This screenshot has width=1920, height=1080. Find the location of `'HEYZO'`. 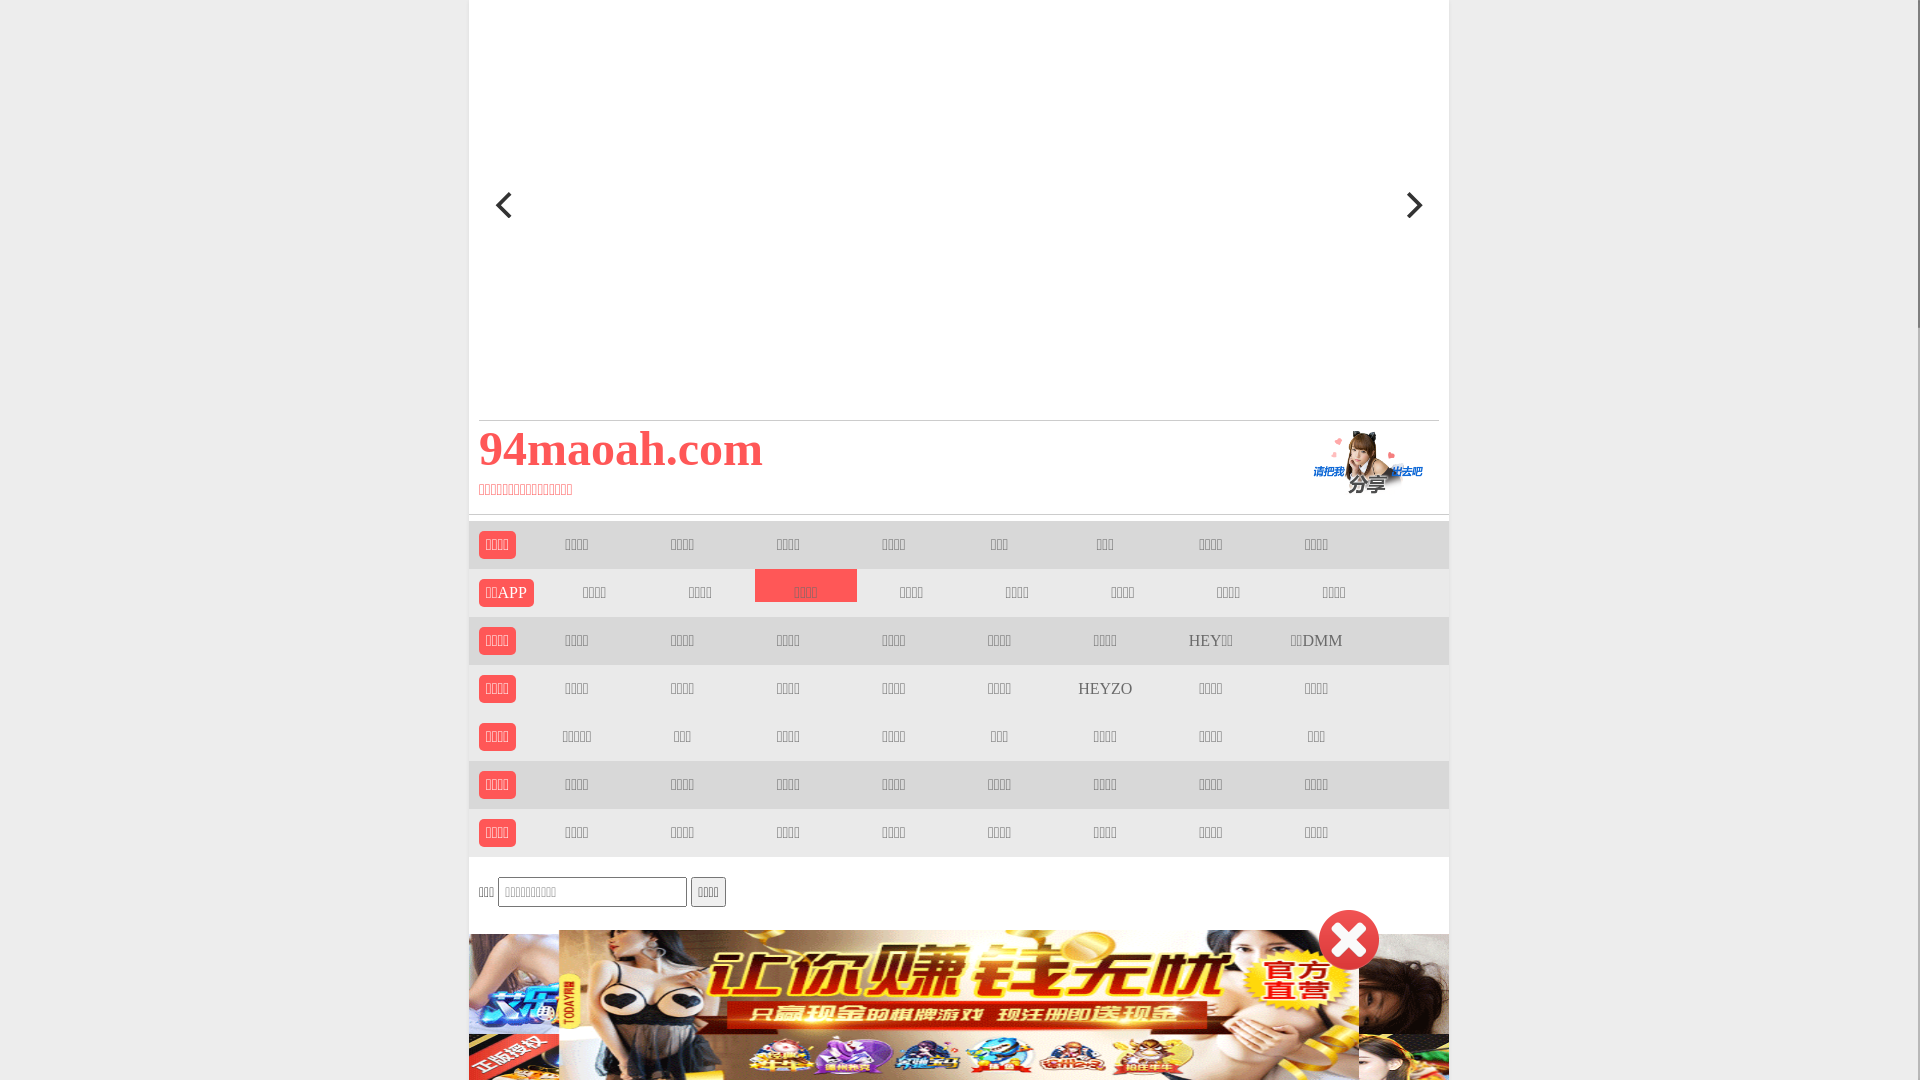

'HEYZO' is located at coordinates (1103, 687).